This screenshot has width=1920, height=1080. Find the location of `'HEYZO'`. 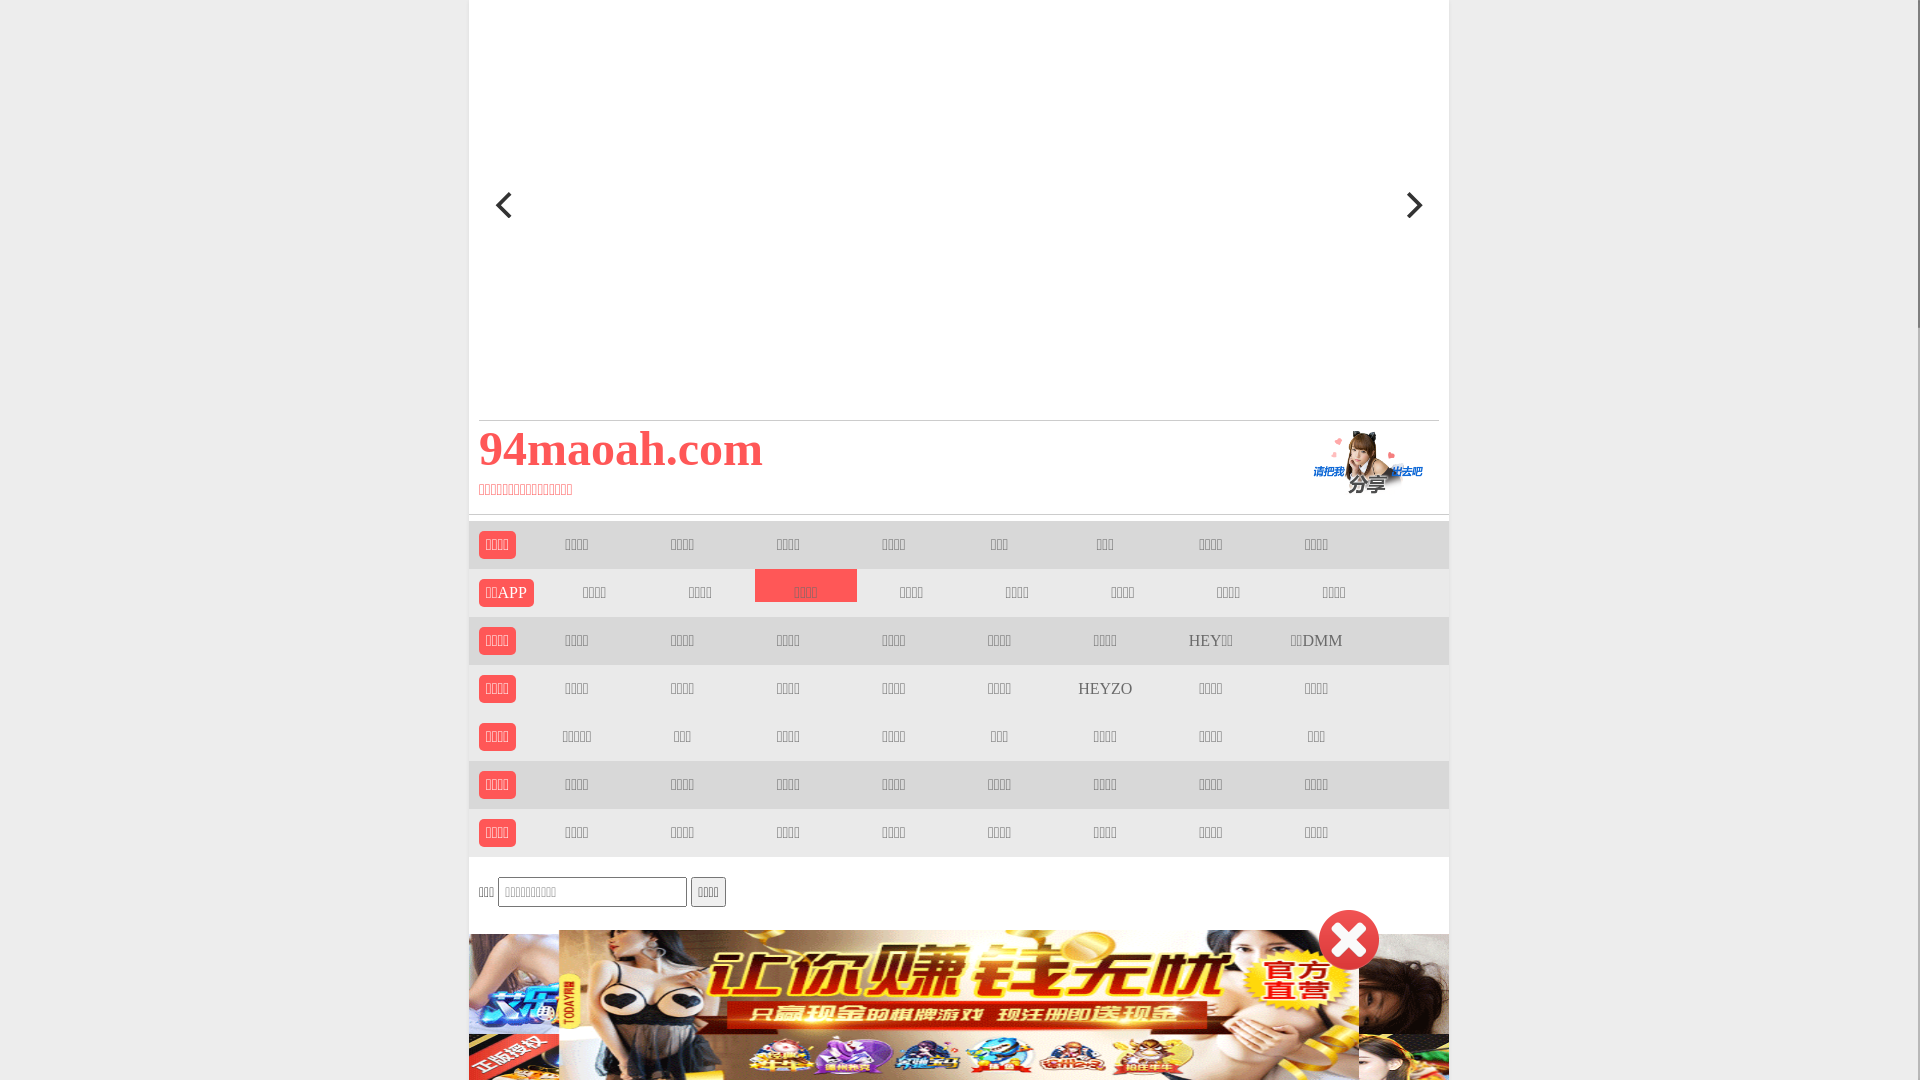

'HEYZO' is located at coordinates (1103, 687).